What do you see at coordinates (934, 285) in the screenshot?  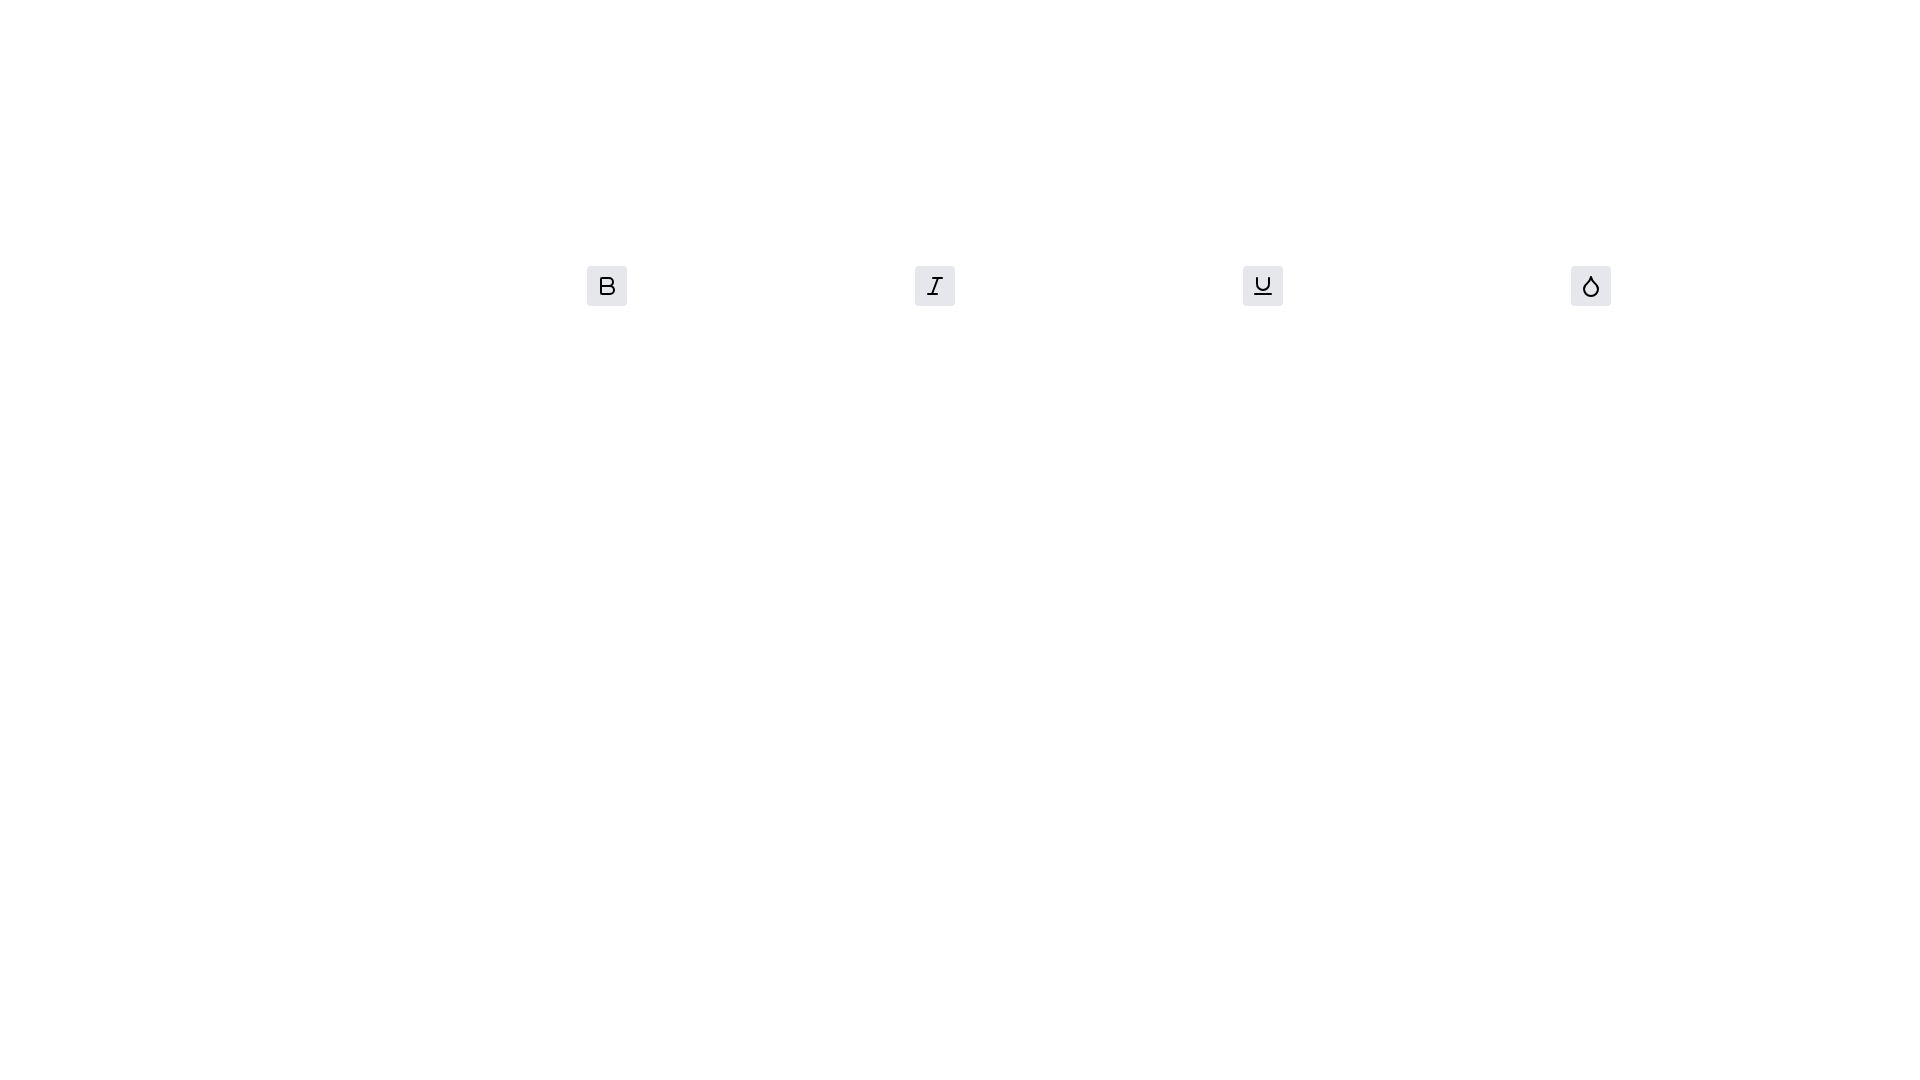 I see `the italic button, the second button in a sequence of four` at bounding box center [934, 285].